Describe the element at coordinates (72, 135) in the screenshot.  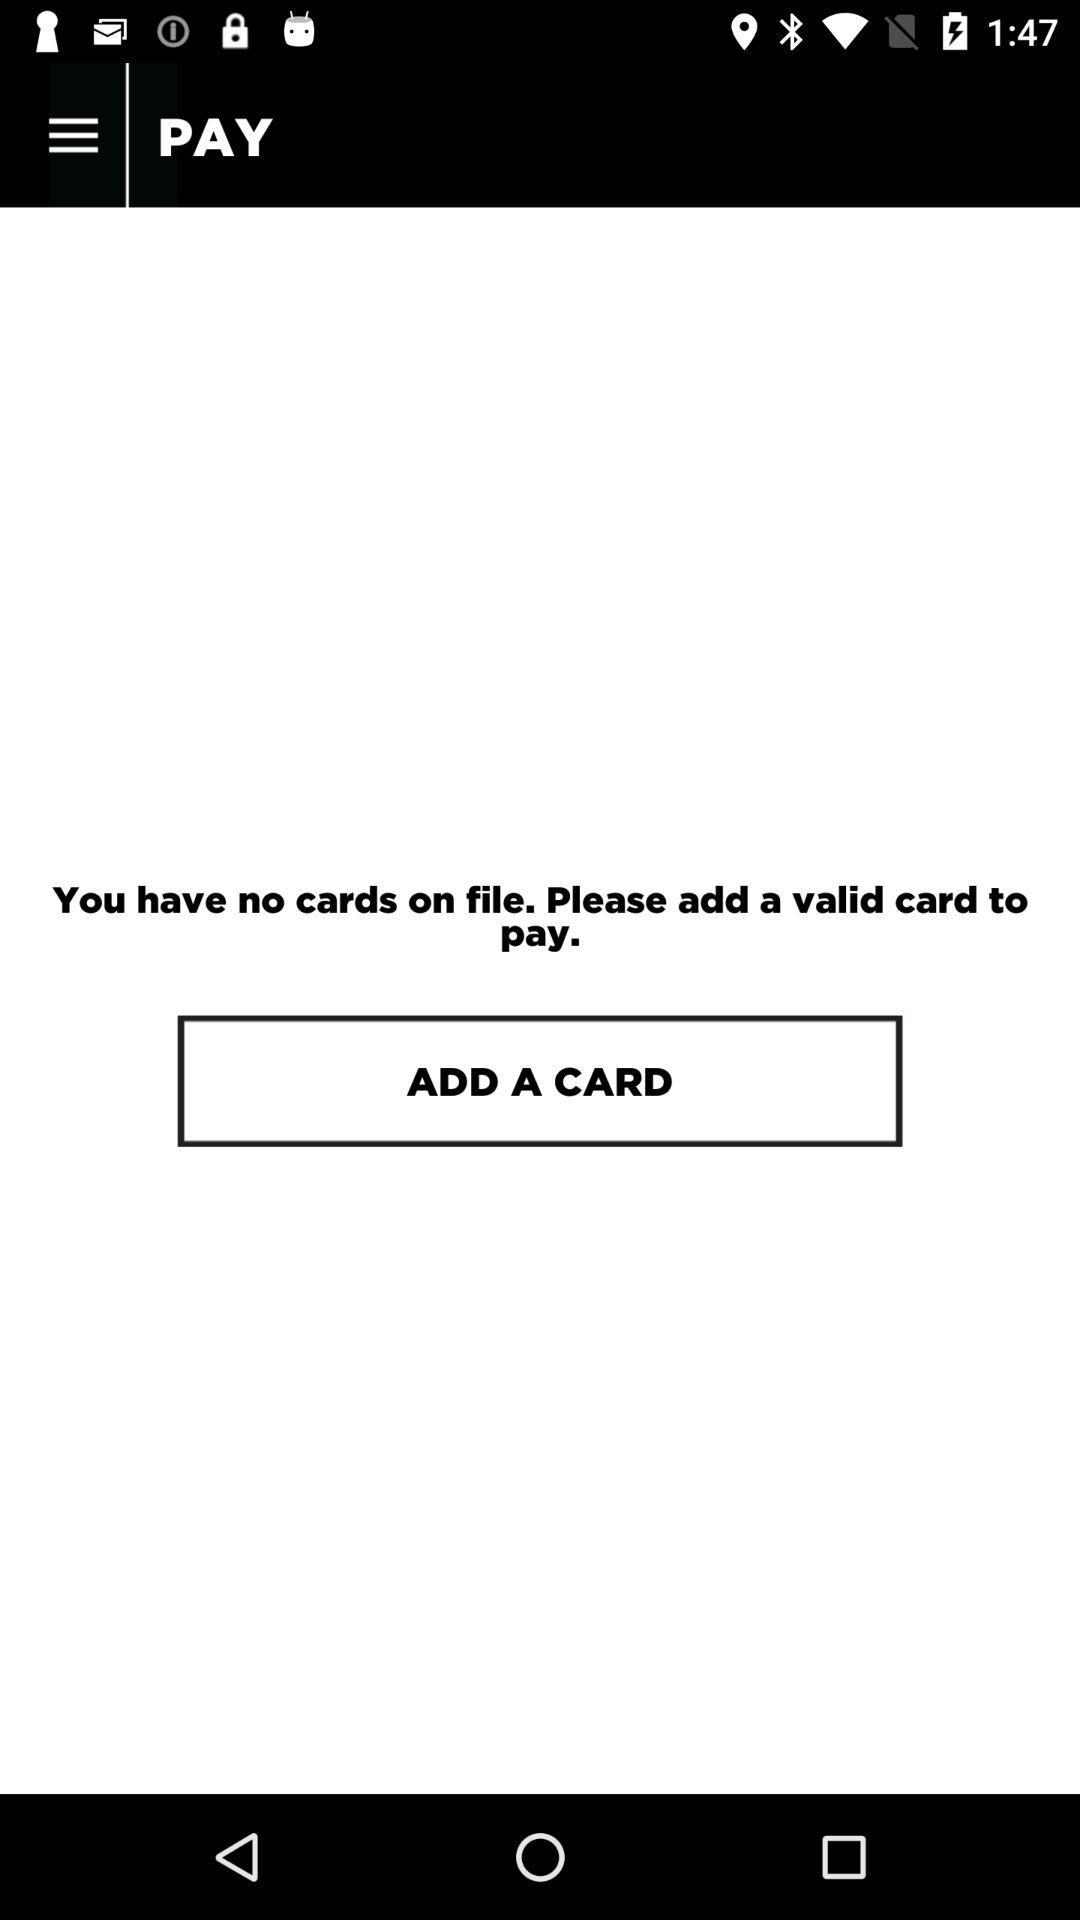
I see `the icon to the left of pay item` at that location.